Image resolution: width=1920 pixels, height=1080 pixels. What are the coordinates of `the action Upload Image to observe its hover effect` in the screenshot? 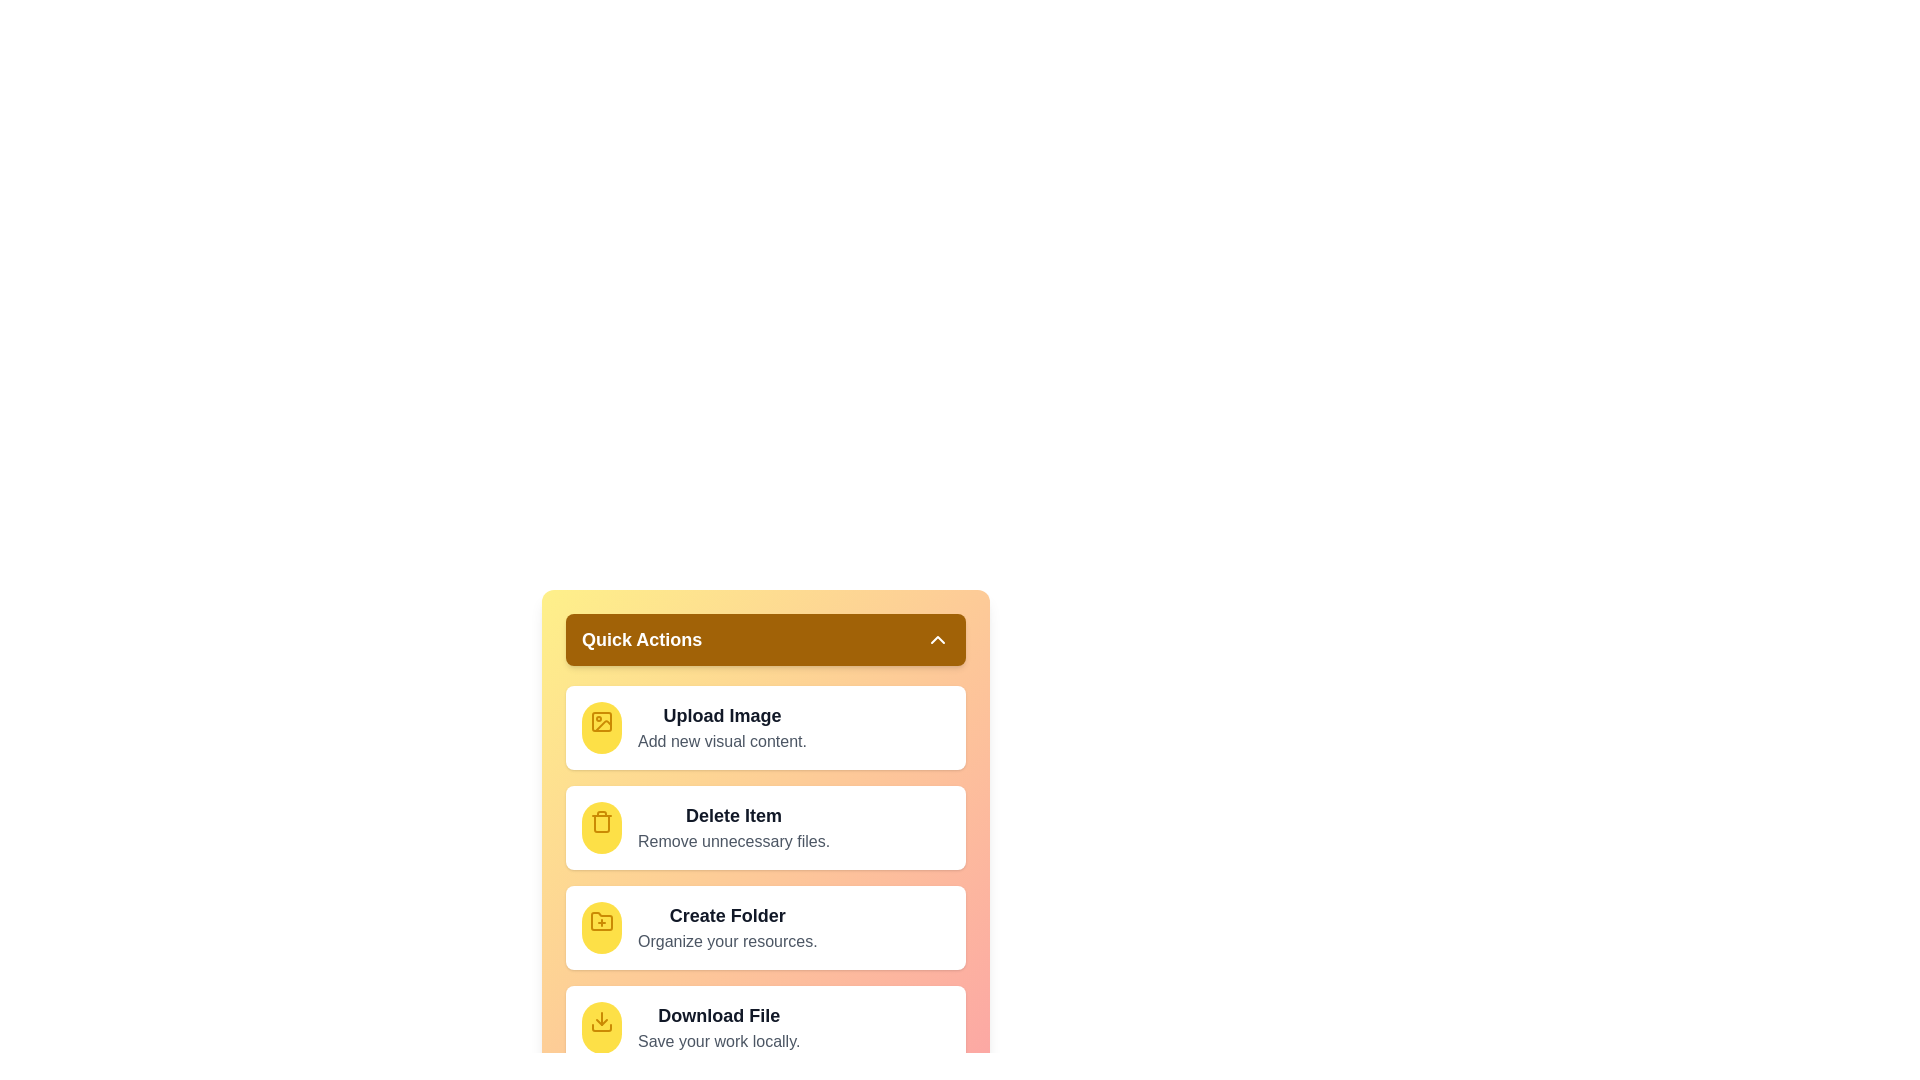 It's located at (600, 728).